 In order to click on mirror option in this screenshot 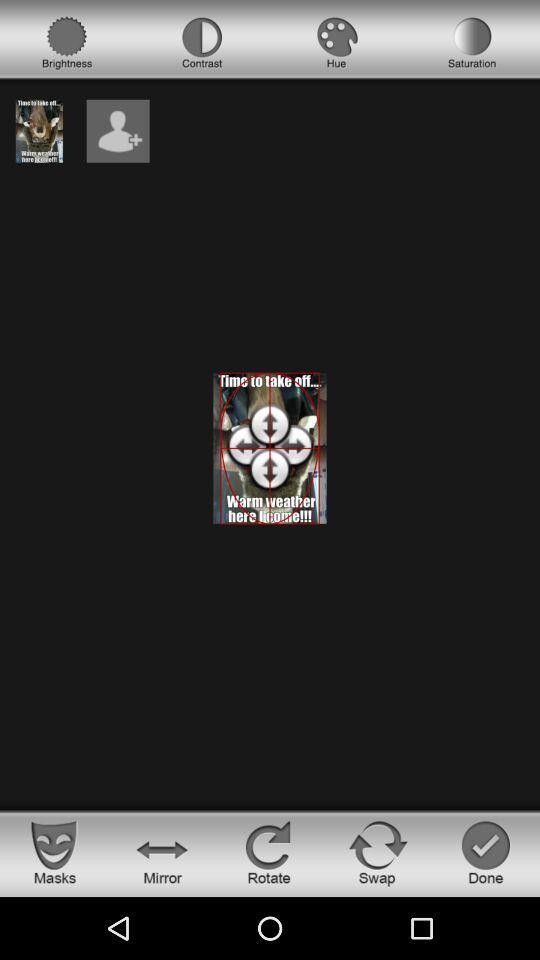, I will do `click(161, 851)`.